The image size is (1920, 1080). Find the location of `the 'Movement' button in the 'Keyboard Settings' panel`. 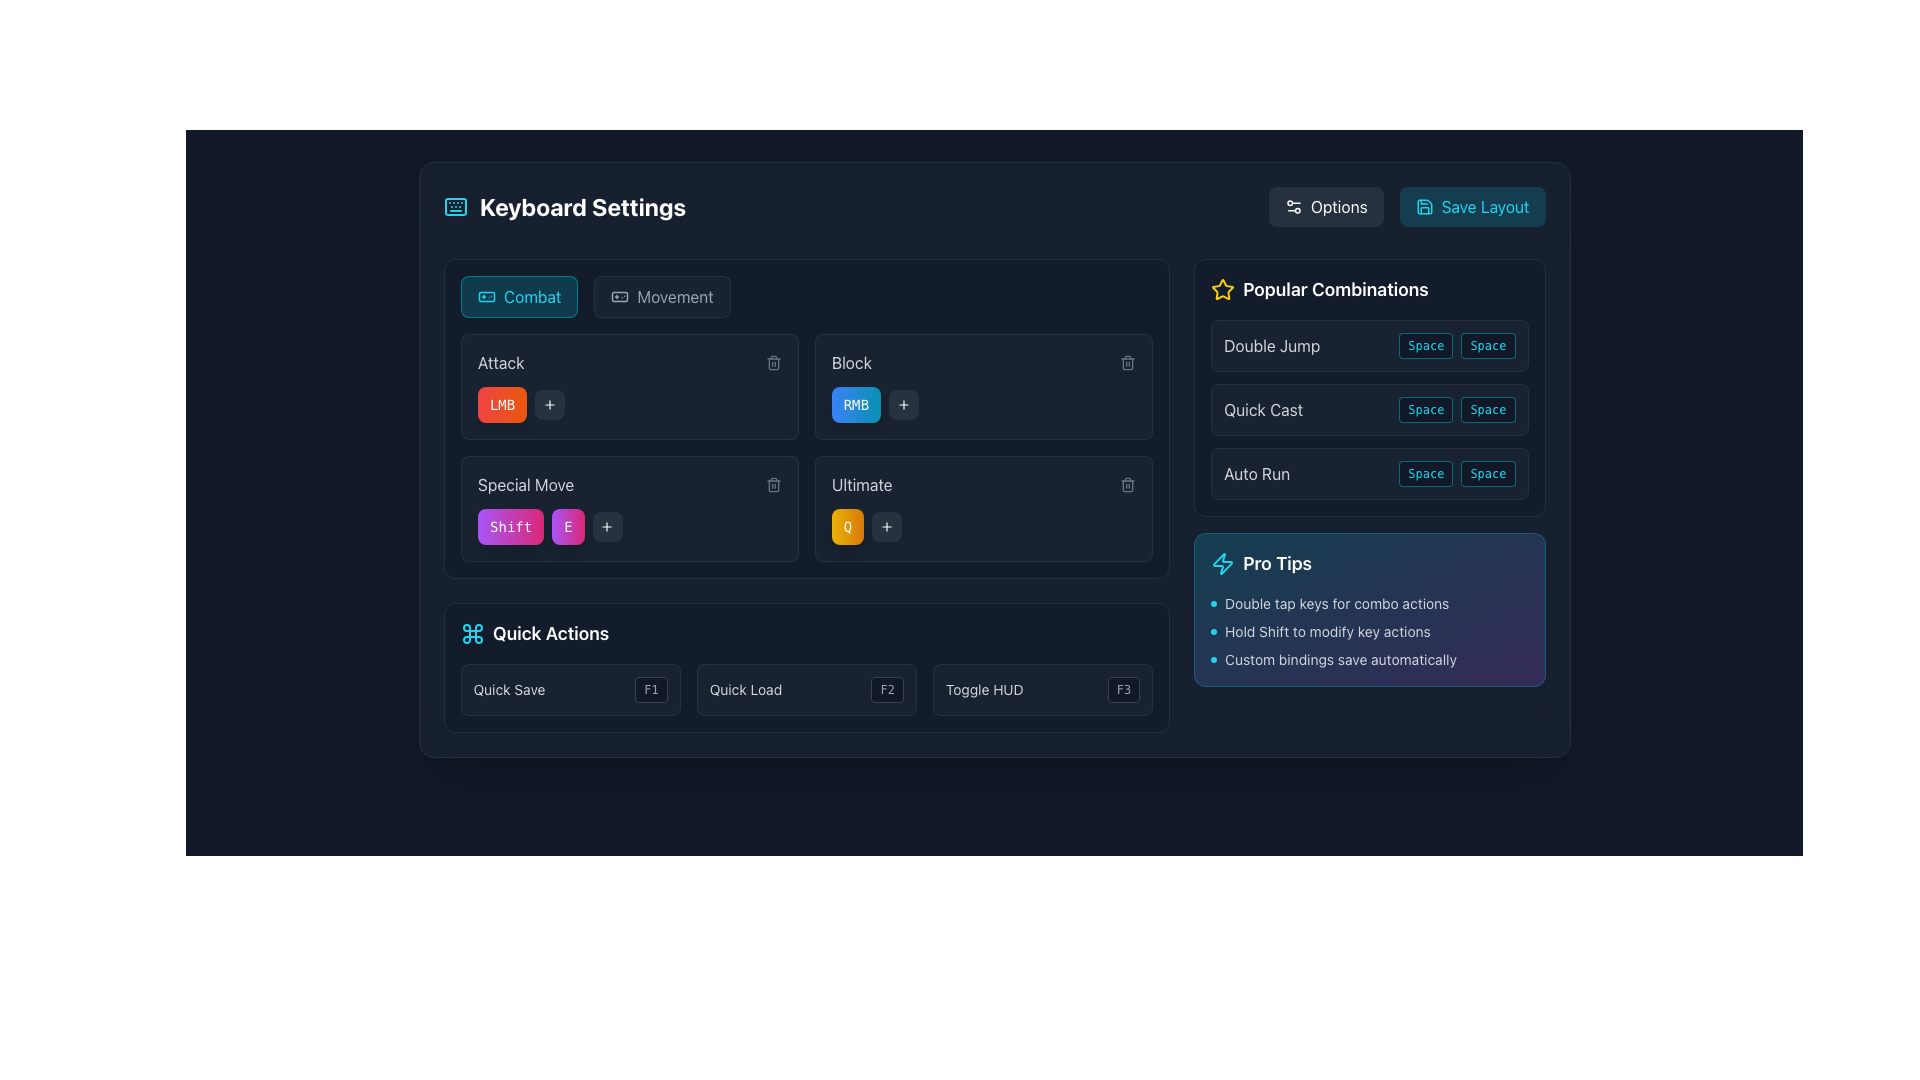

the 'Movement' button in the 'Keyboard Settings' panel is located at coordinates (662, 297).